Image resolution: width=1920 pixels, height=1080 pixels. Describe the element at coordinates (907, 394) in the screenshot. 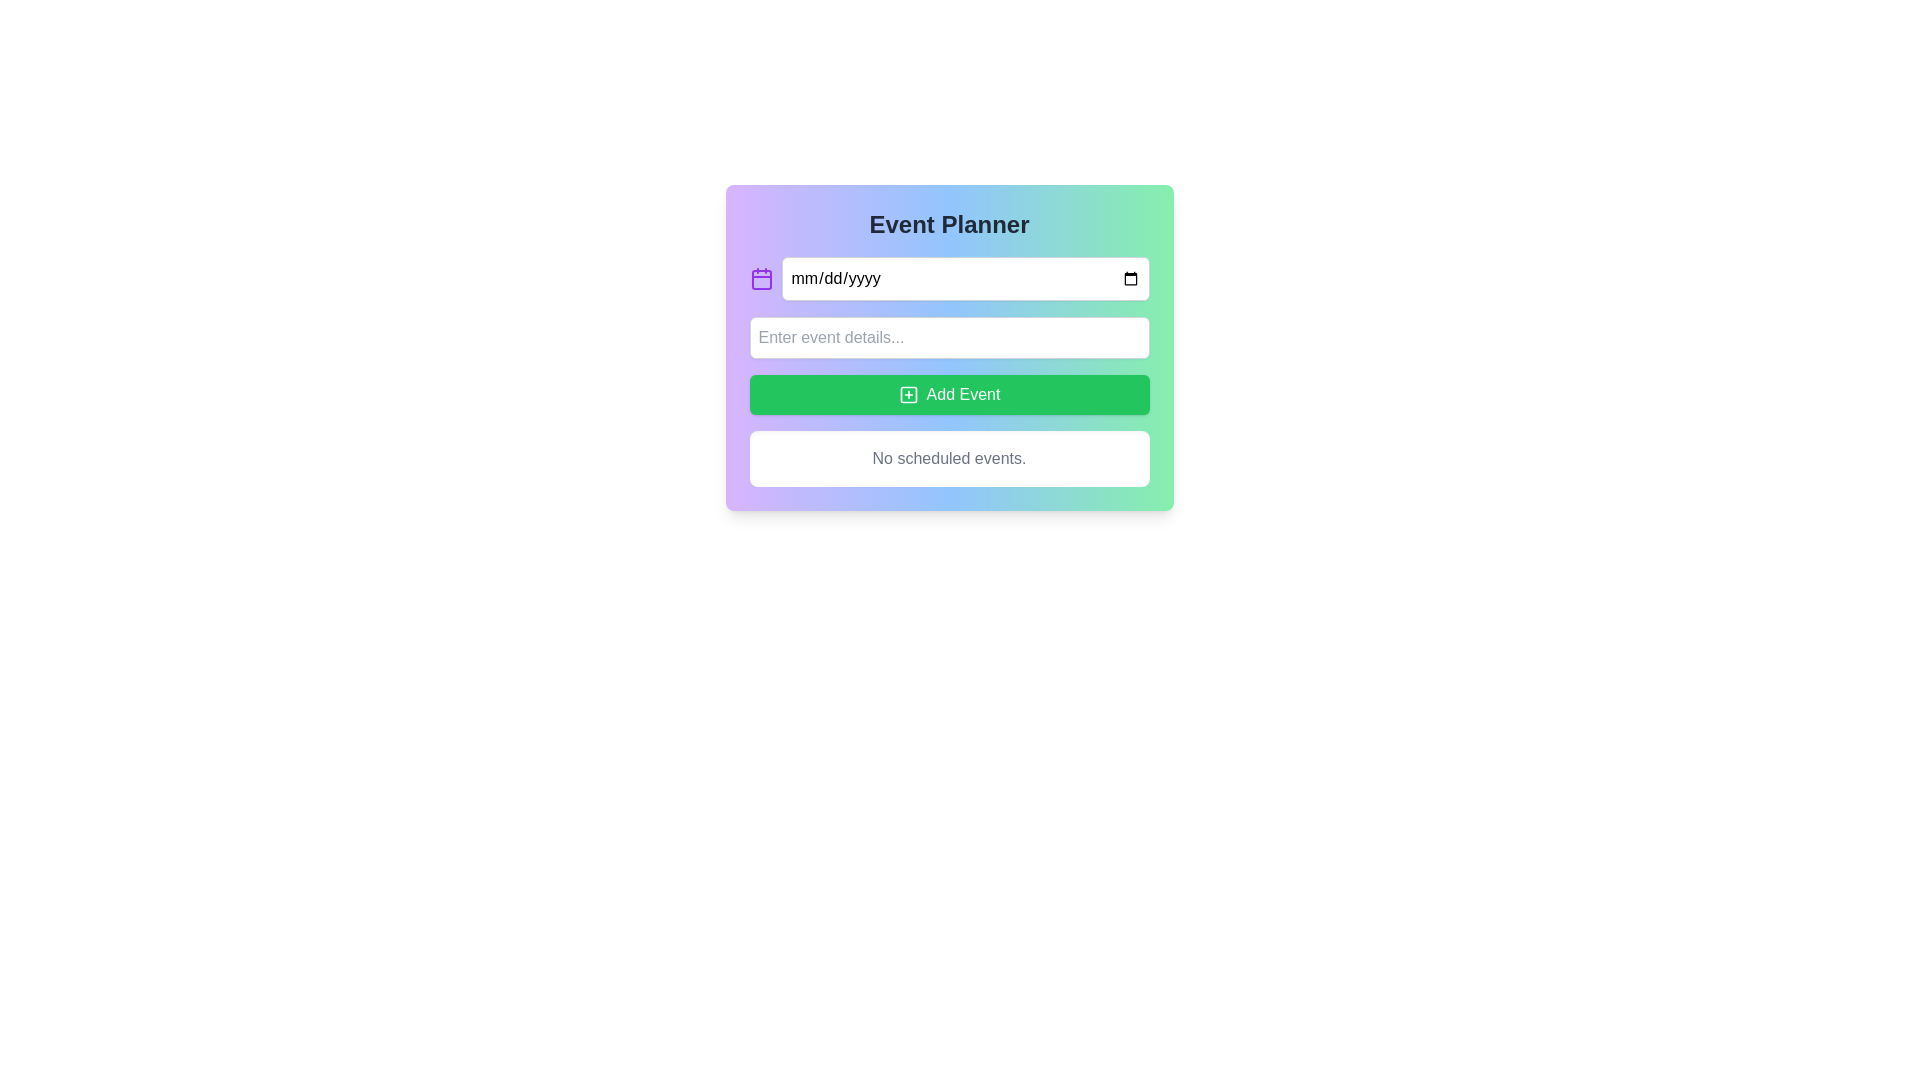

I see `the background graphical element of the 'Add Event' button icon, which is a rounded square located to the left of the 'Add Event' text inside the green button` at that location.